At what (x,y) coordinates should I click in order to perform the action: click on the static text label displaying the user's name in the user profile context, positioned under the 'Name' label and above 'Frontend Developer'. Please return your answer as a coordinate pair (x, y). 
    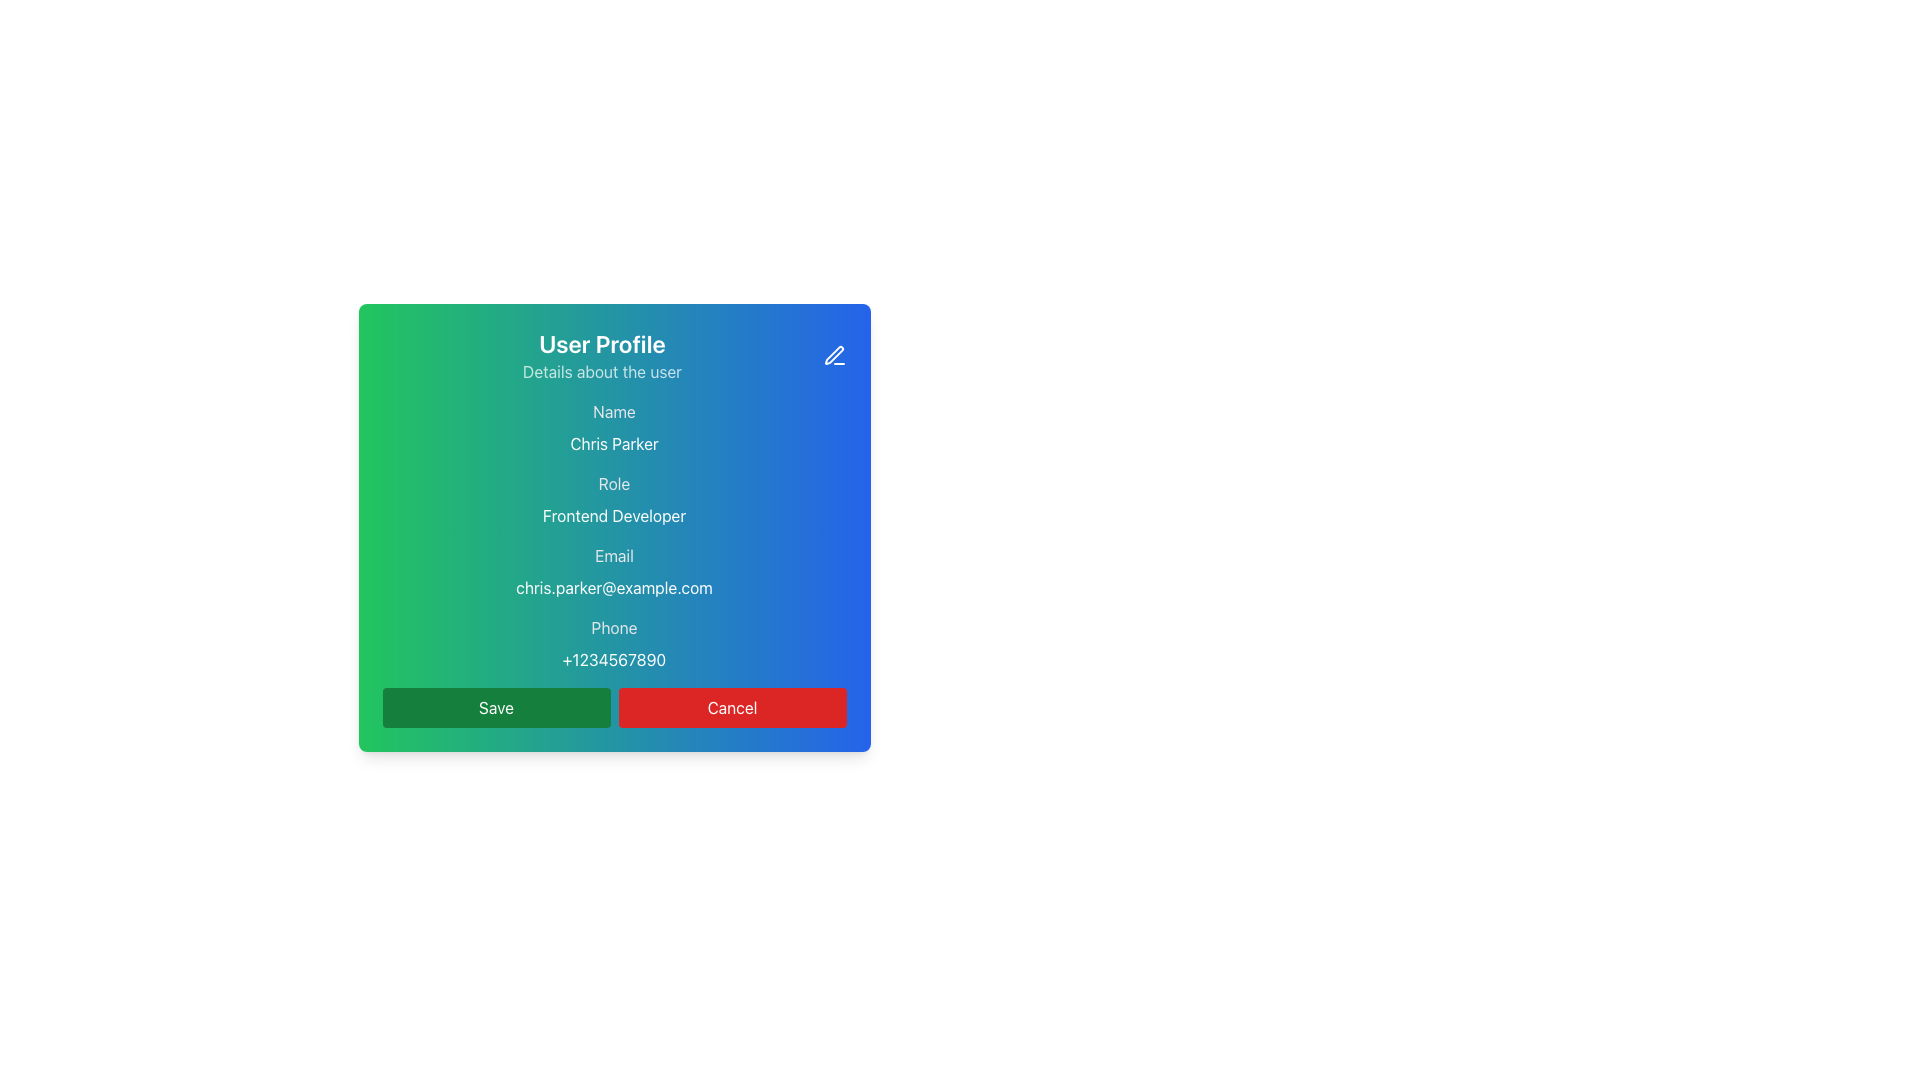
    Looking at the image, I should click on (613, 442).